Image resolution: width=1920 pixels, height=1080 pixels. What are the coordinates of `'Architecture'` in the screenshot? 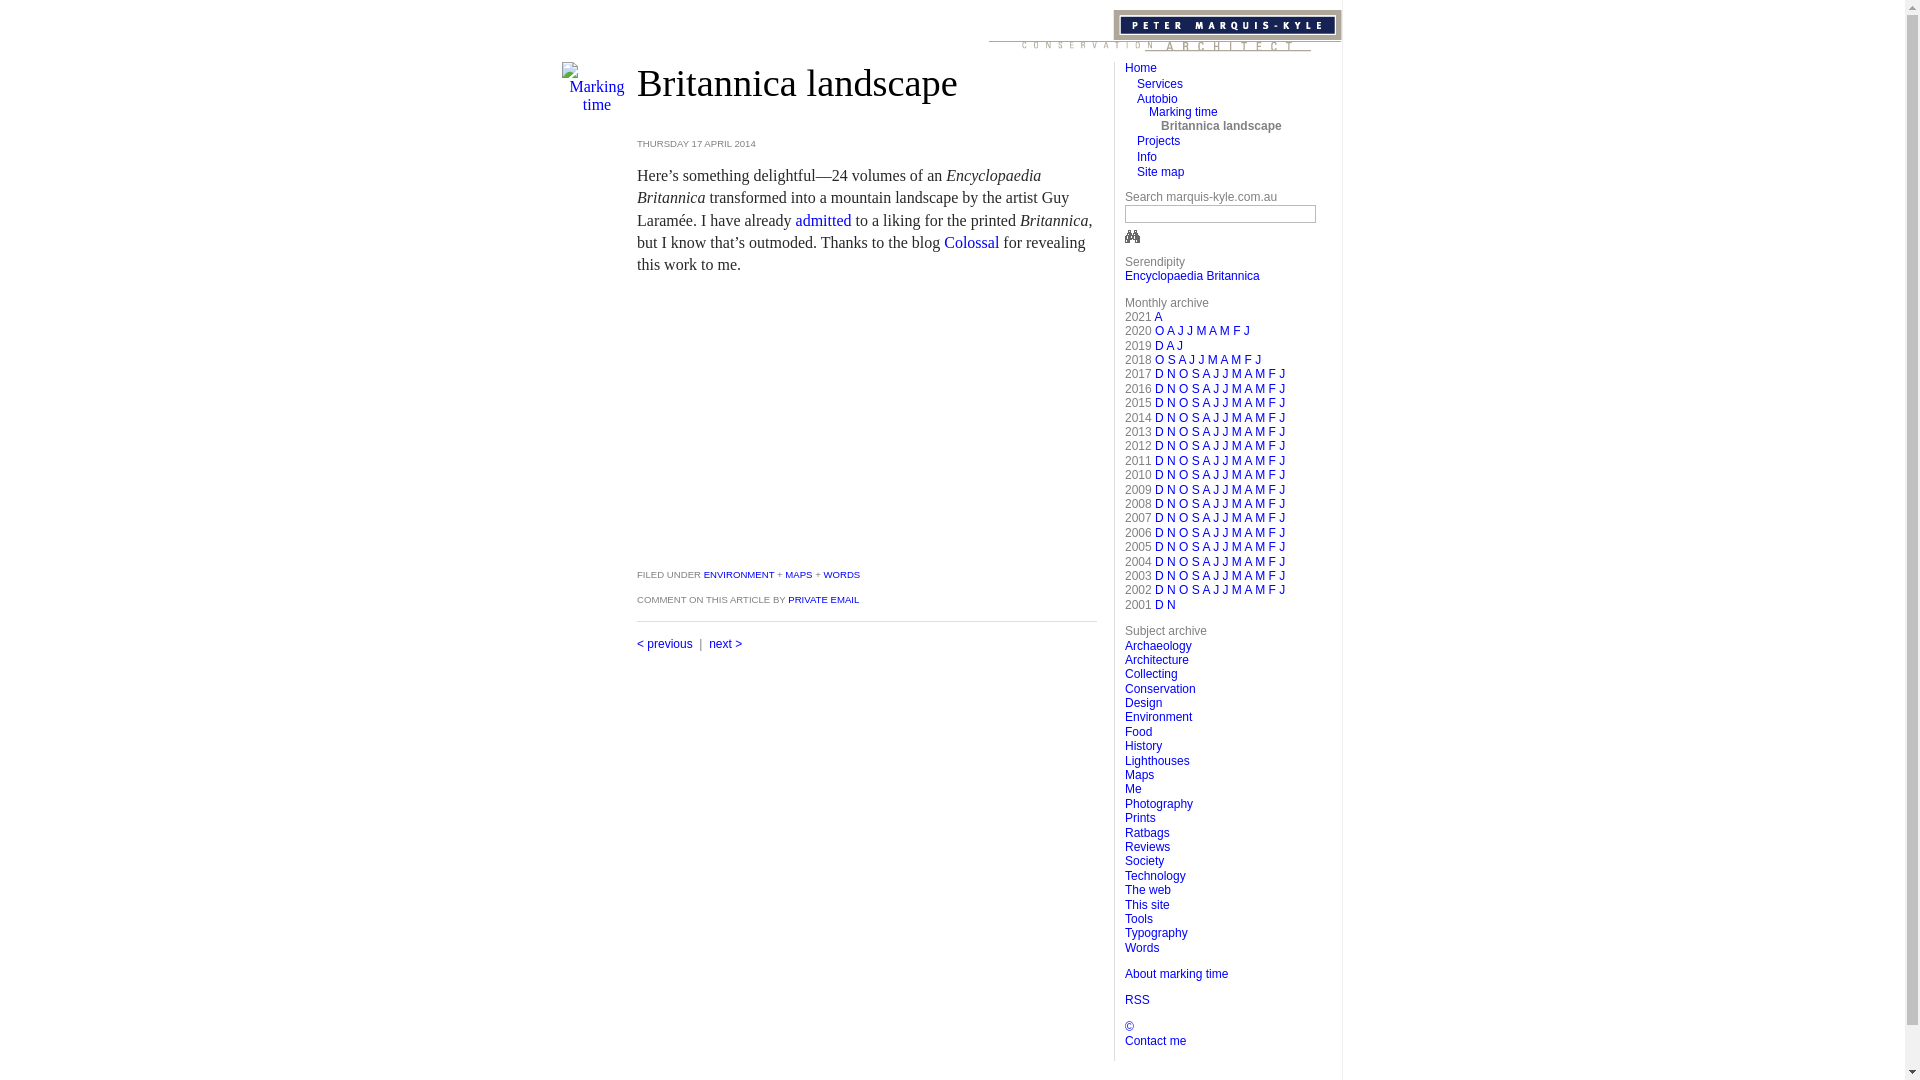 It's located at (1156, 659).